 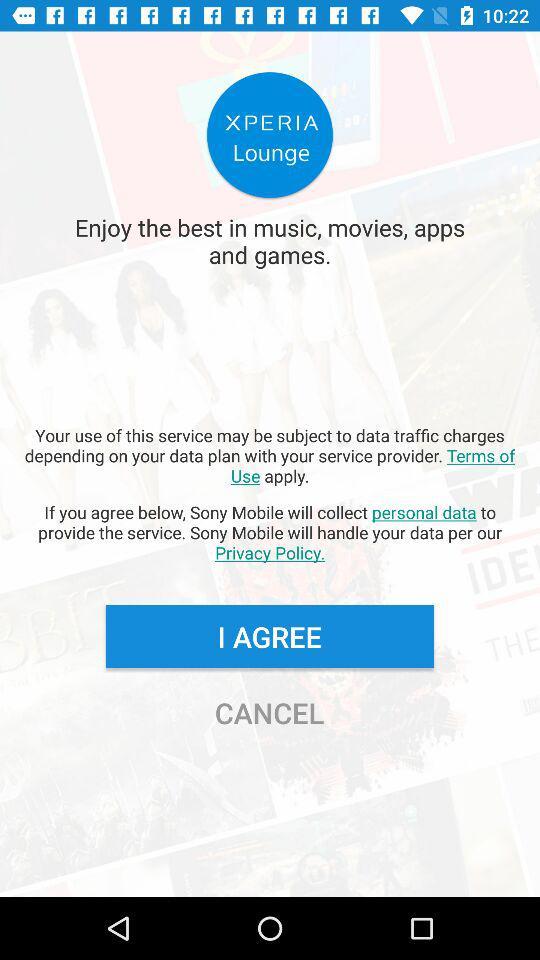 I want to click on icon above the if you agree app, so click(x=270, y=455).